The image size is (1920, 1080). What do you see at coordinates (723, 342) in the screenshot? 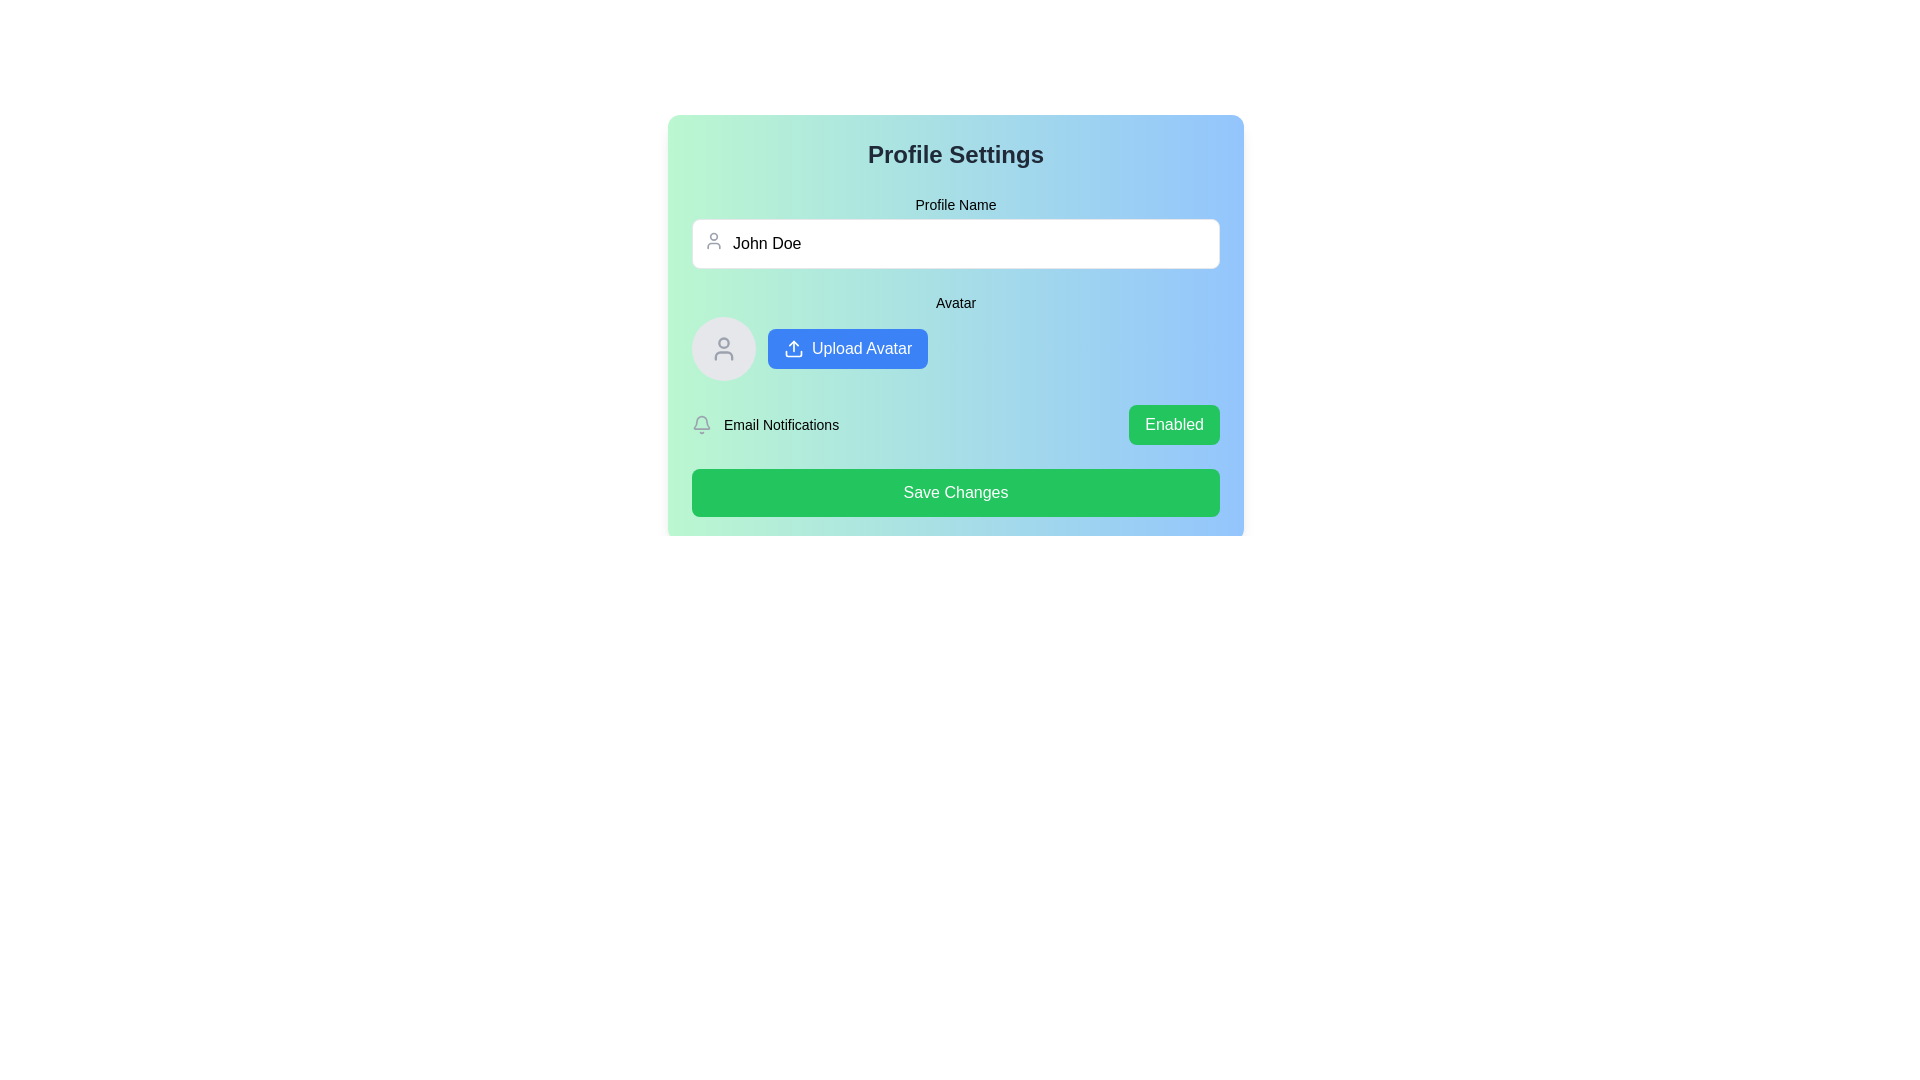
I see `the circular user avatar icon located to the left of the 'Upload Avatar' button within the 'Avatar' section` at bounding box center [723, 342].